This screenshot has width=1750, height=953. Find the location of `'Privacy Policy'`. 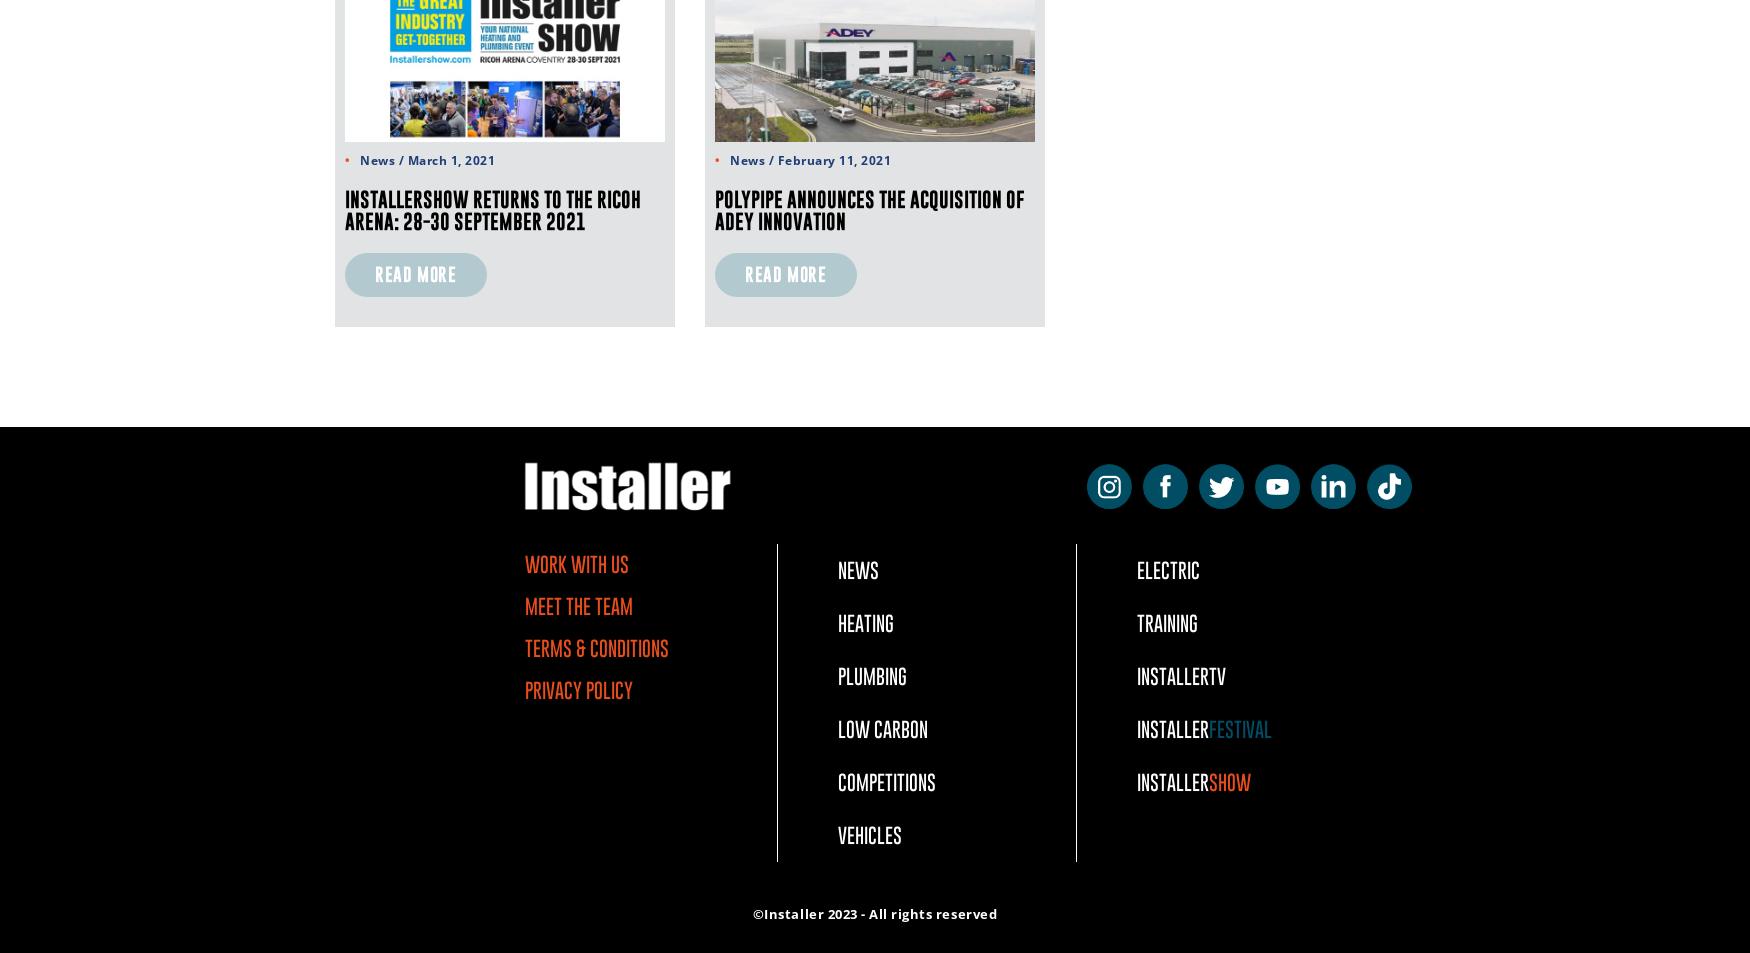

'Privacy Policy' is located at coordinates (524, 690).